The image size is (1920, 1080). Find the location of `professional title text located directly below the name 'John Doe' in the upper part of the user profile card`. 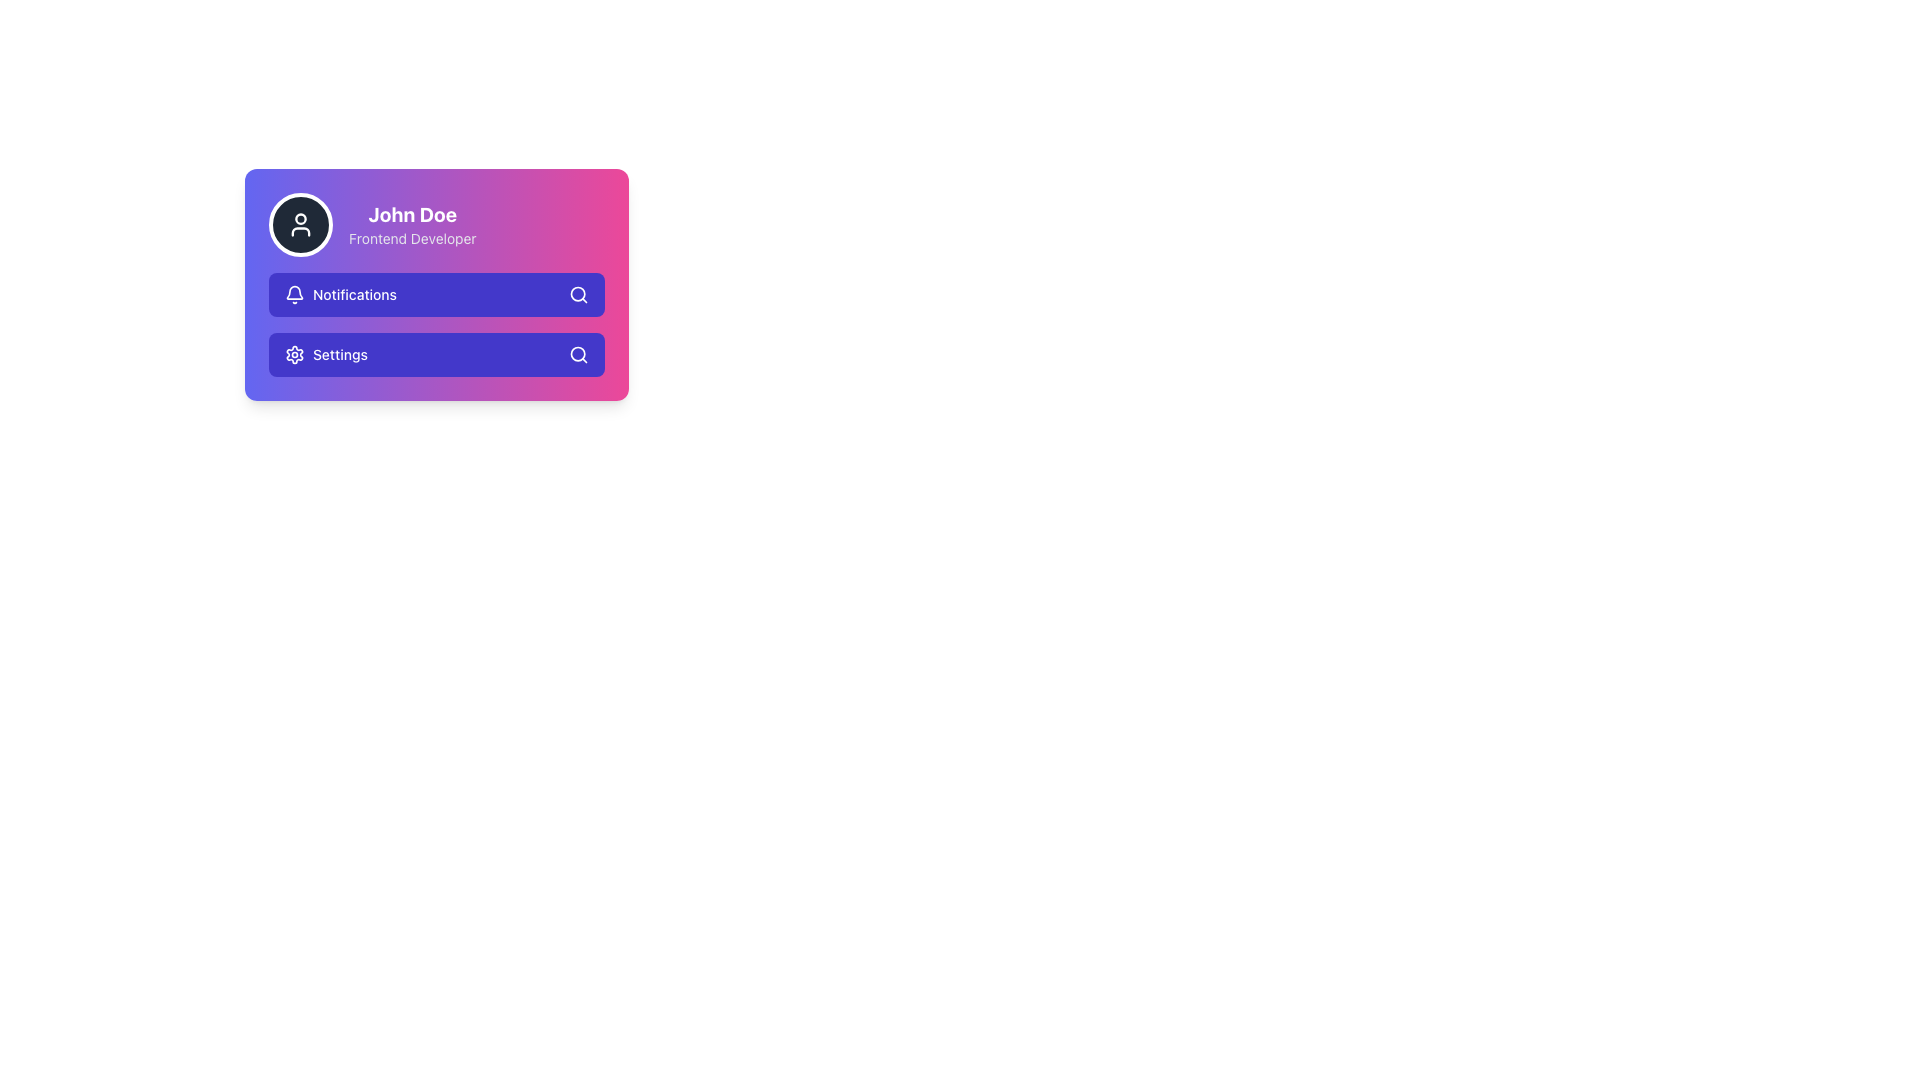

professional title text located directly below the name 'John Doe' in the upper part of the user profile card is located at coordinates (411, 238).